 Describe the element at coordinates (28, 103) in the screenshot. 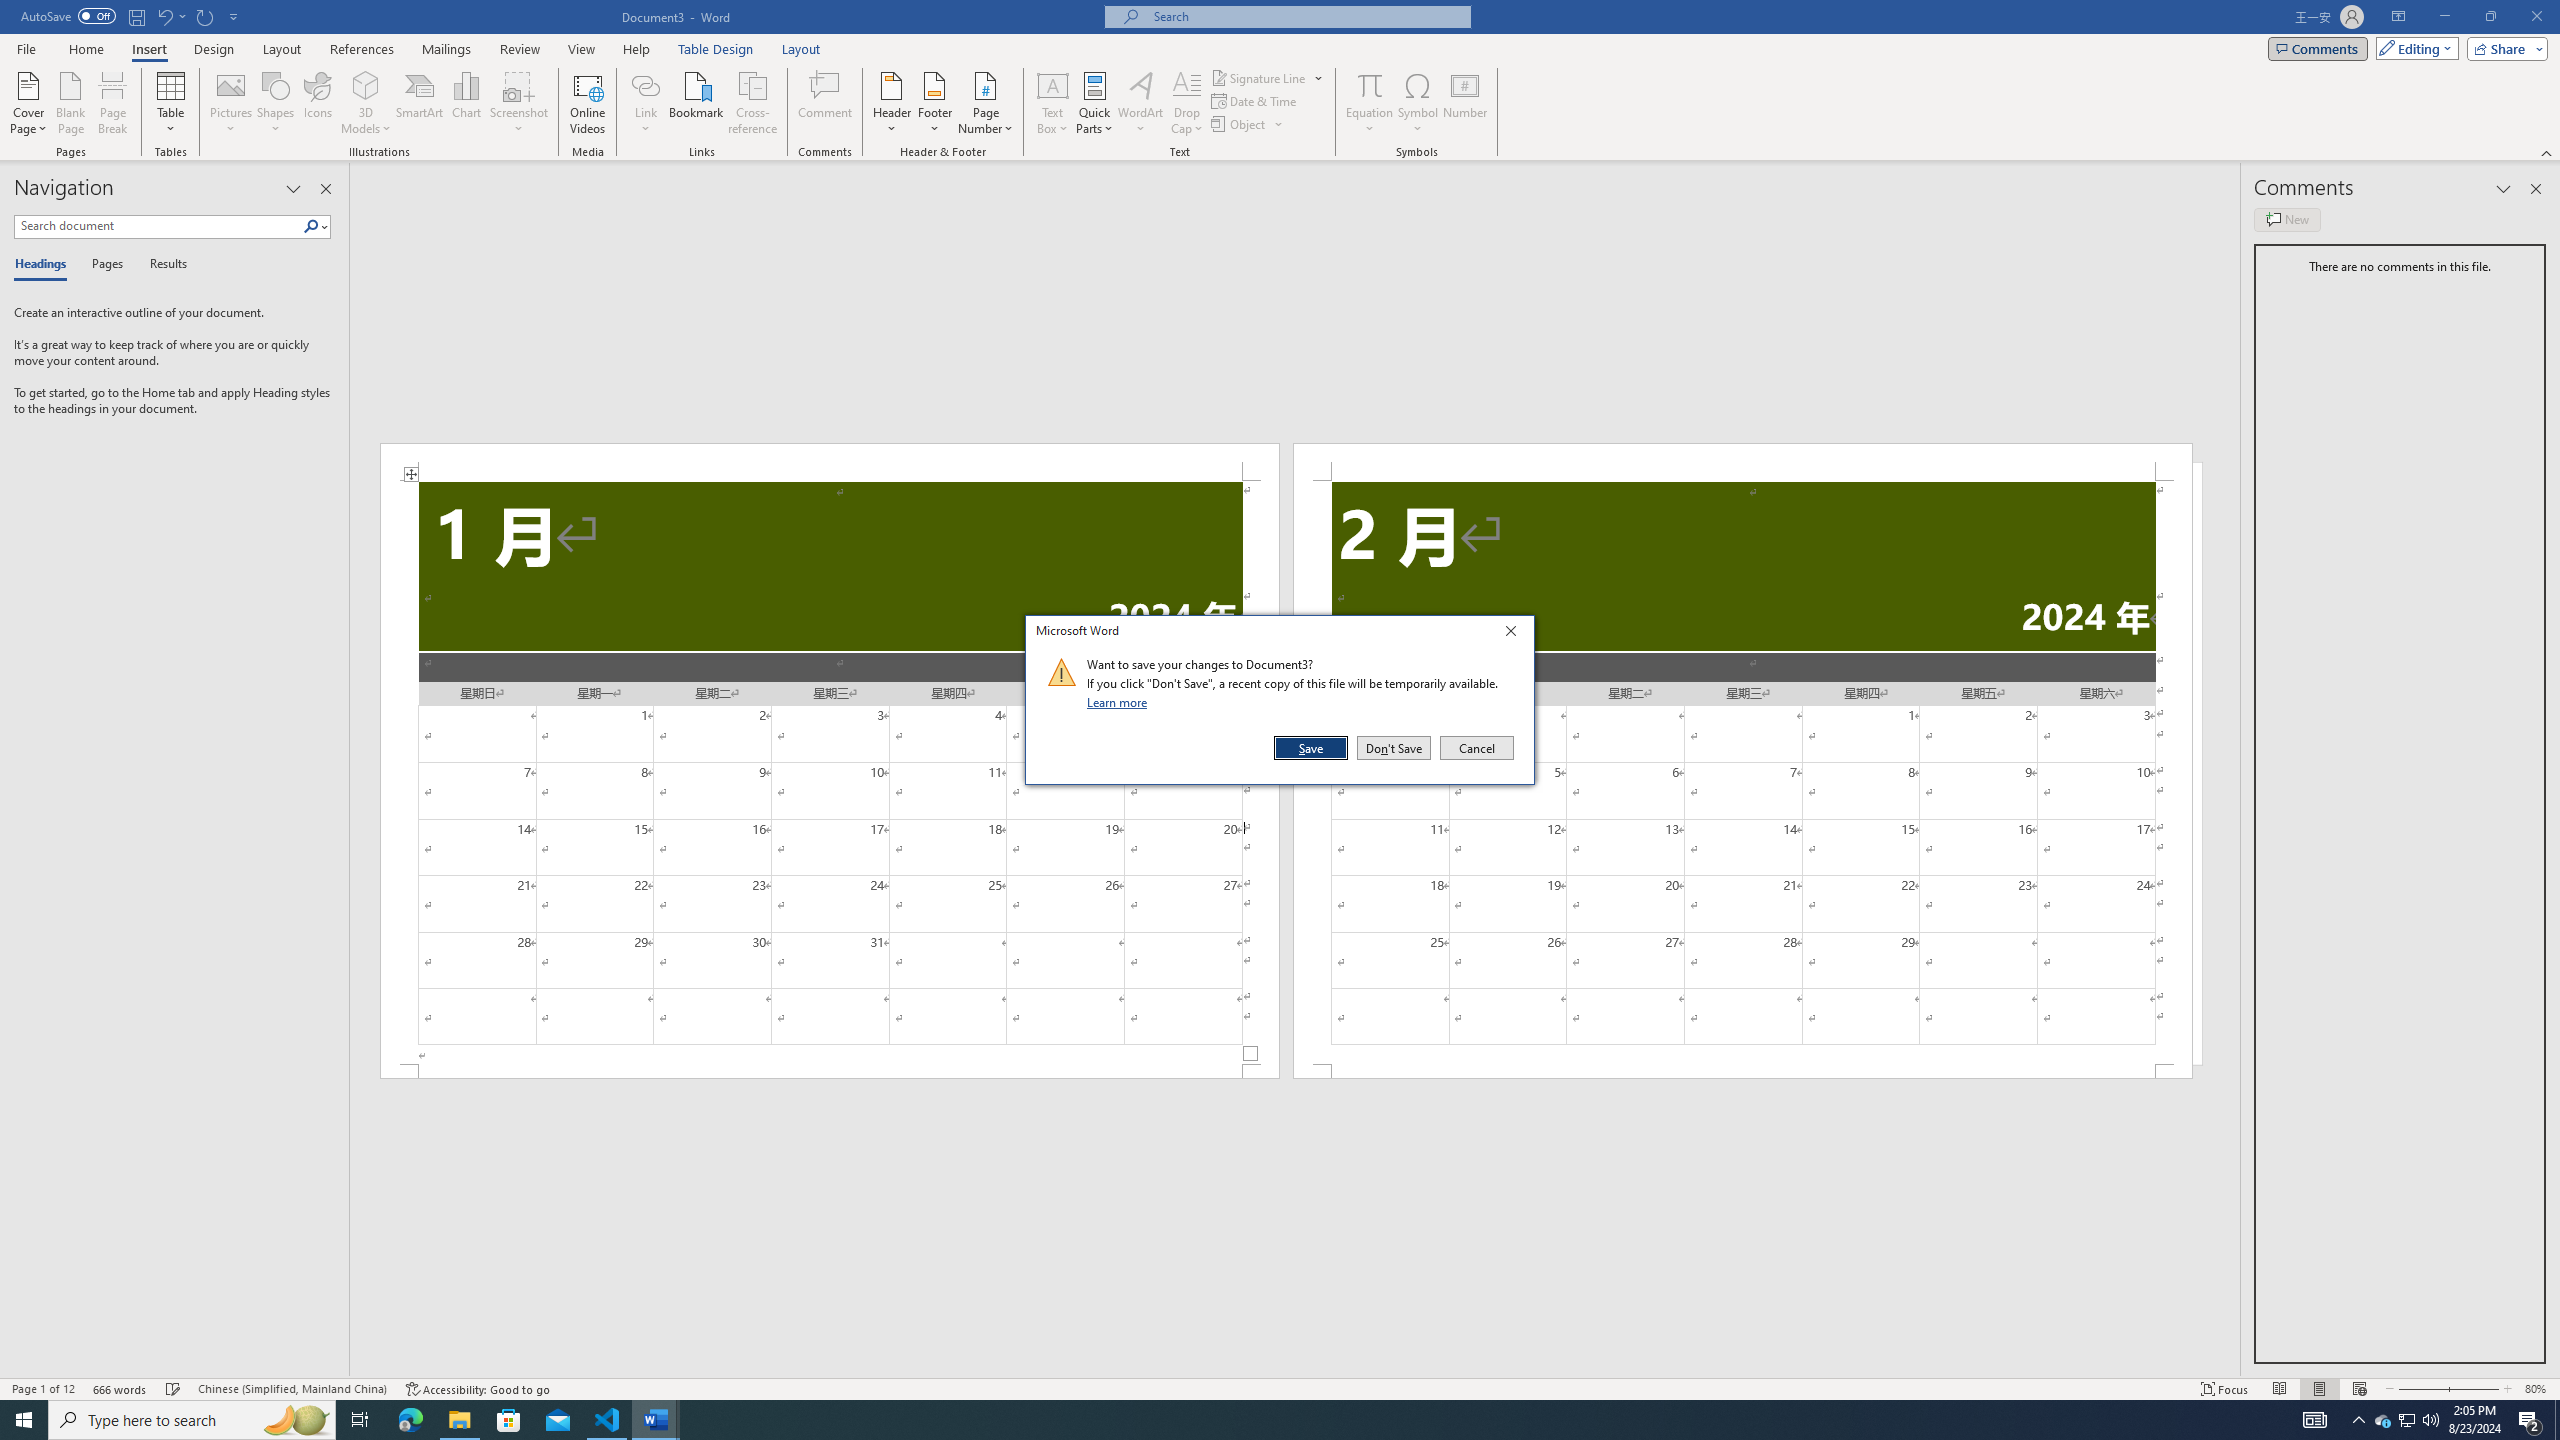

I see `'Cover Page'` at that location.